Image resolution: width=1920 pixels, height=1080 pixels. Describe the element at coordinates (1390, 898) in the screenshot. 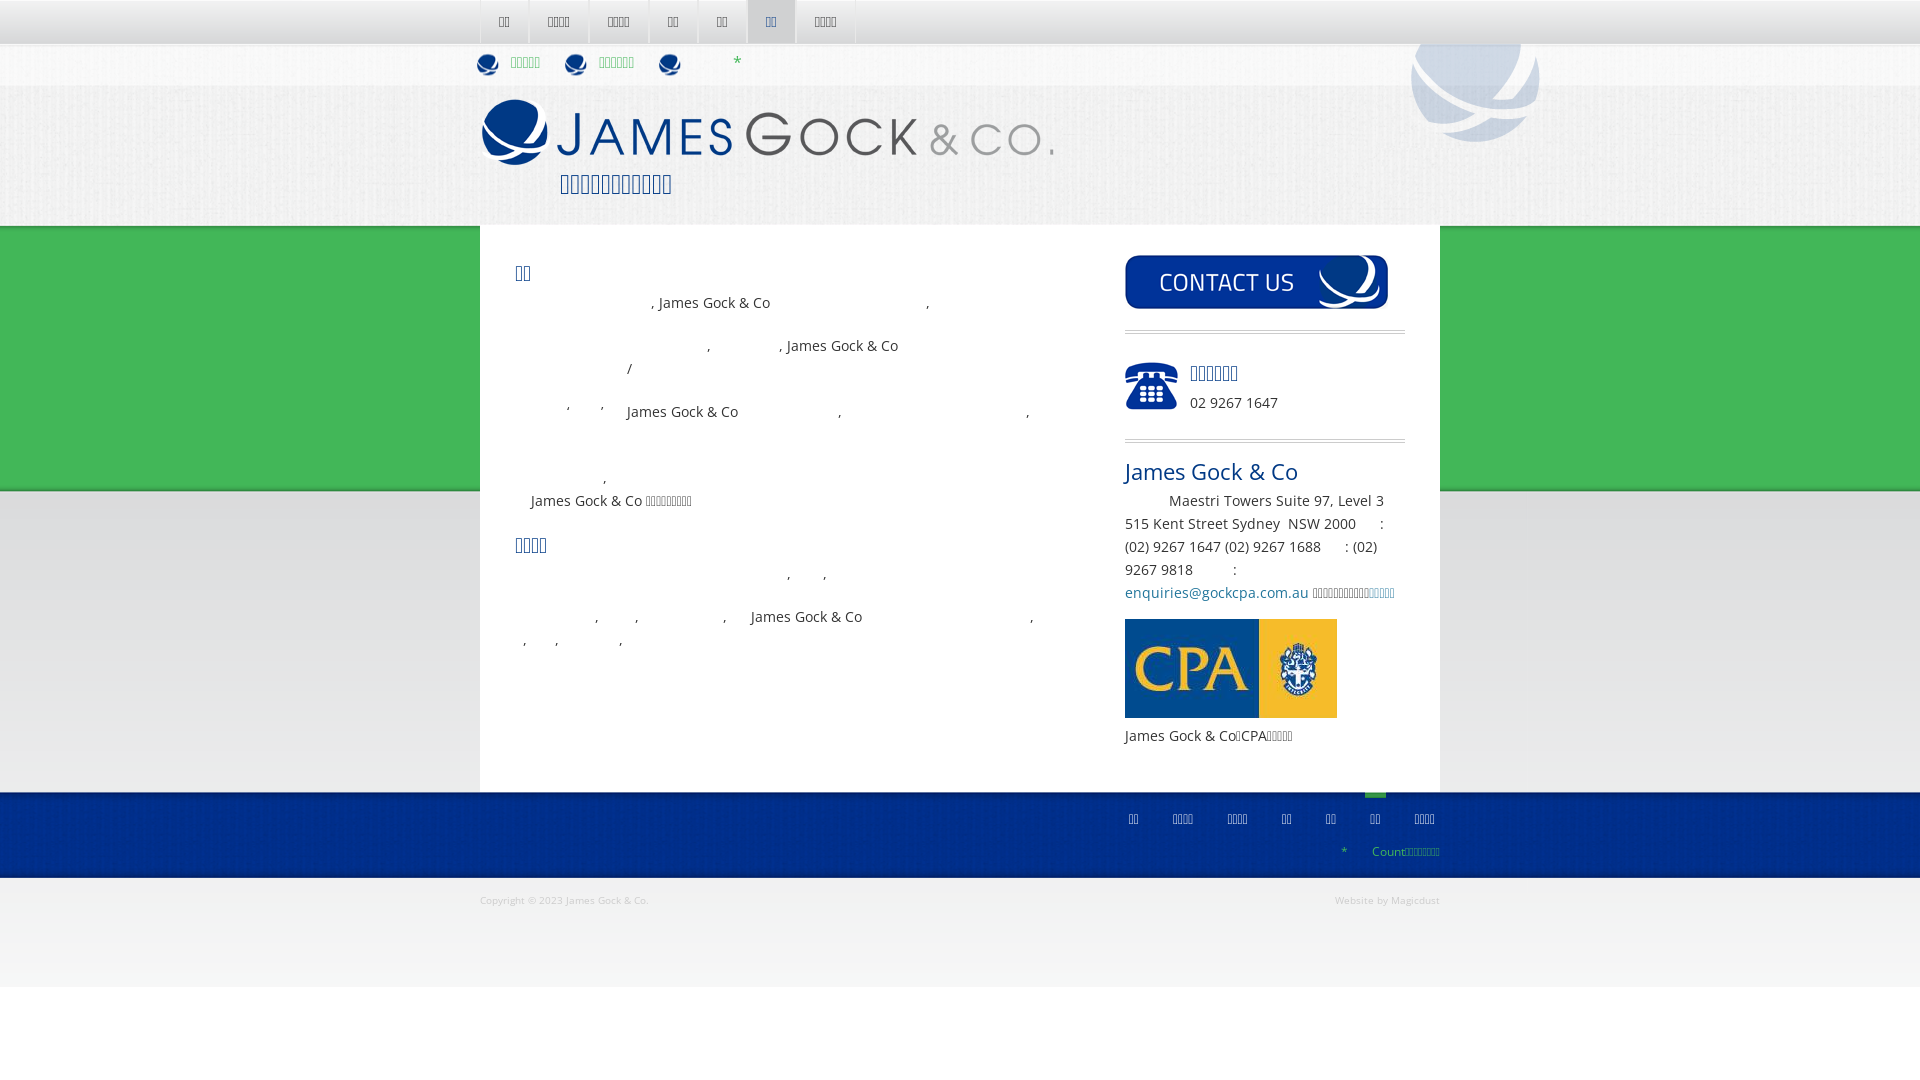

I see `'Magicdust'` at that location.